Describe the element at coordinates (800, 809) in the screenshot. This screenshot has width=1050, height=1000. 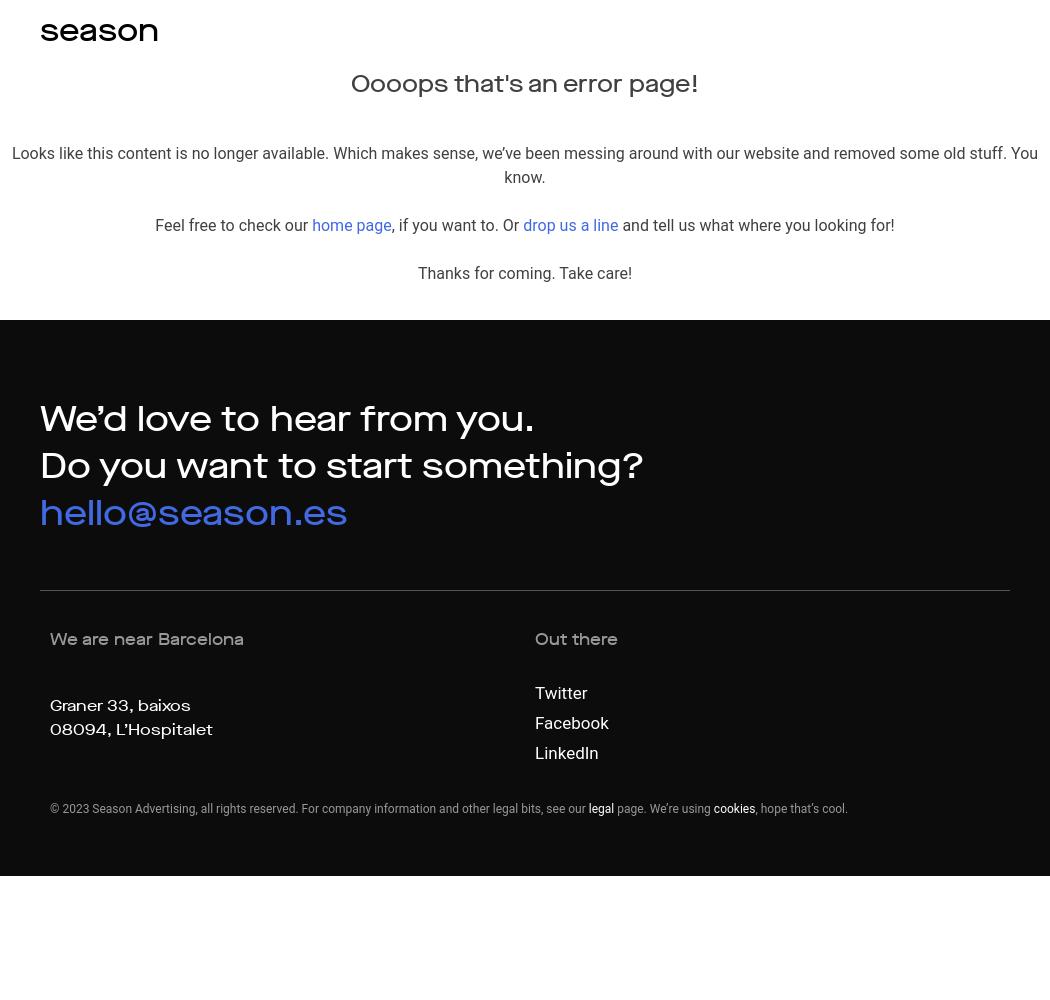
I see `', hope that’s cool.'` at that location.